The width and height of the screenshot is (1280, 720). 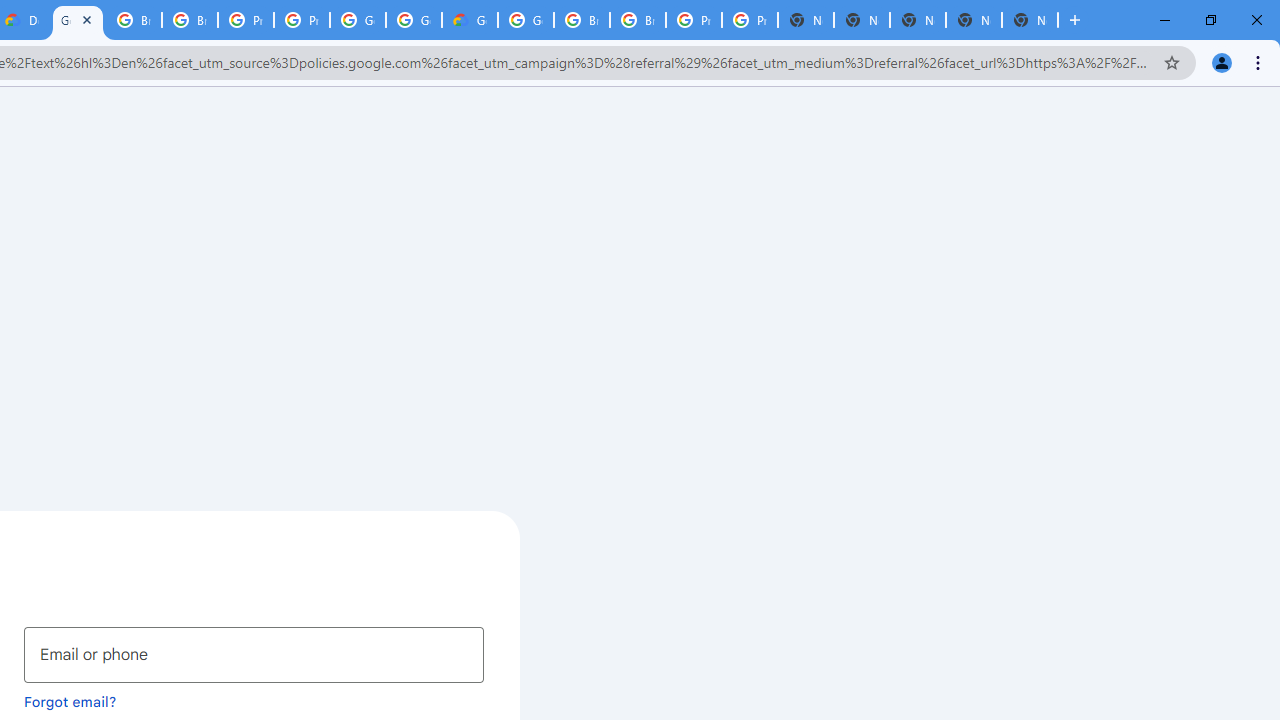 I want to click on 'New Tab', so click(x=1030, y=20).